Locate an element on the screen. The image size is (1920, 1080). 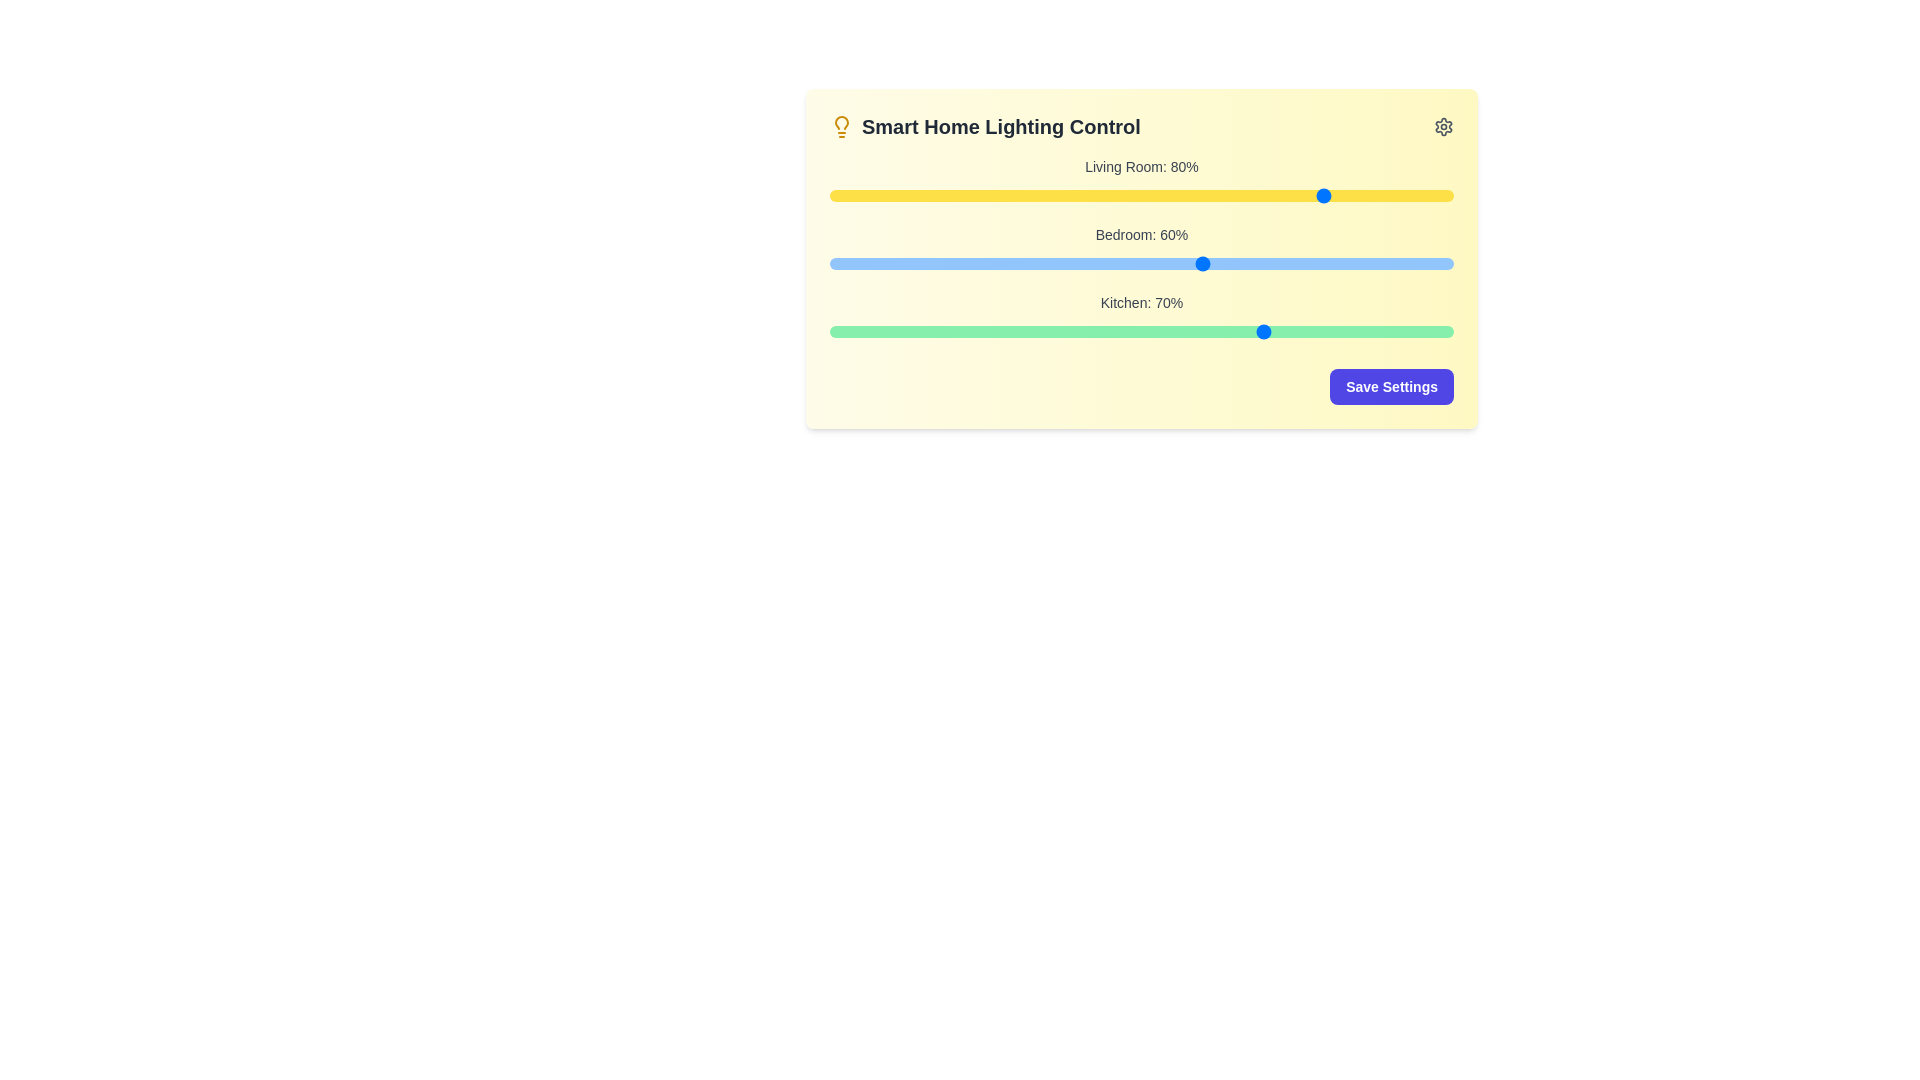
the living room light intensity is located at coordinates (1142, 196).